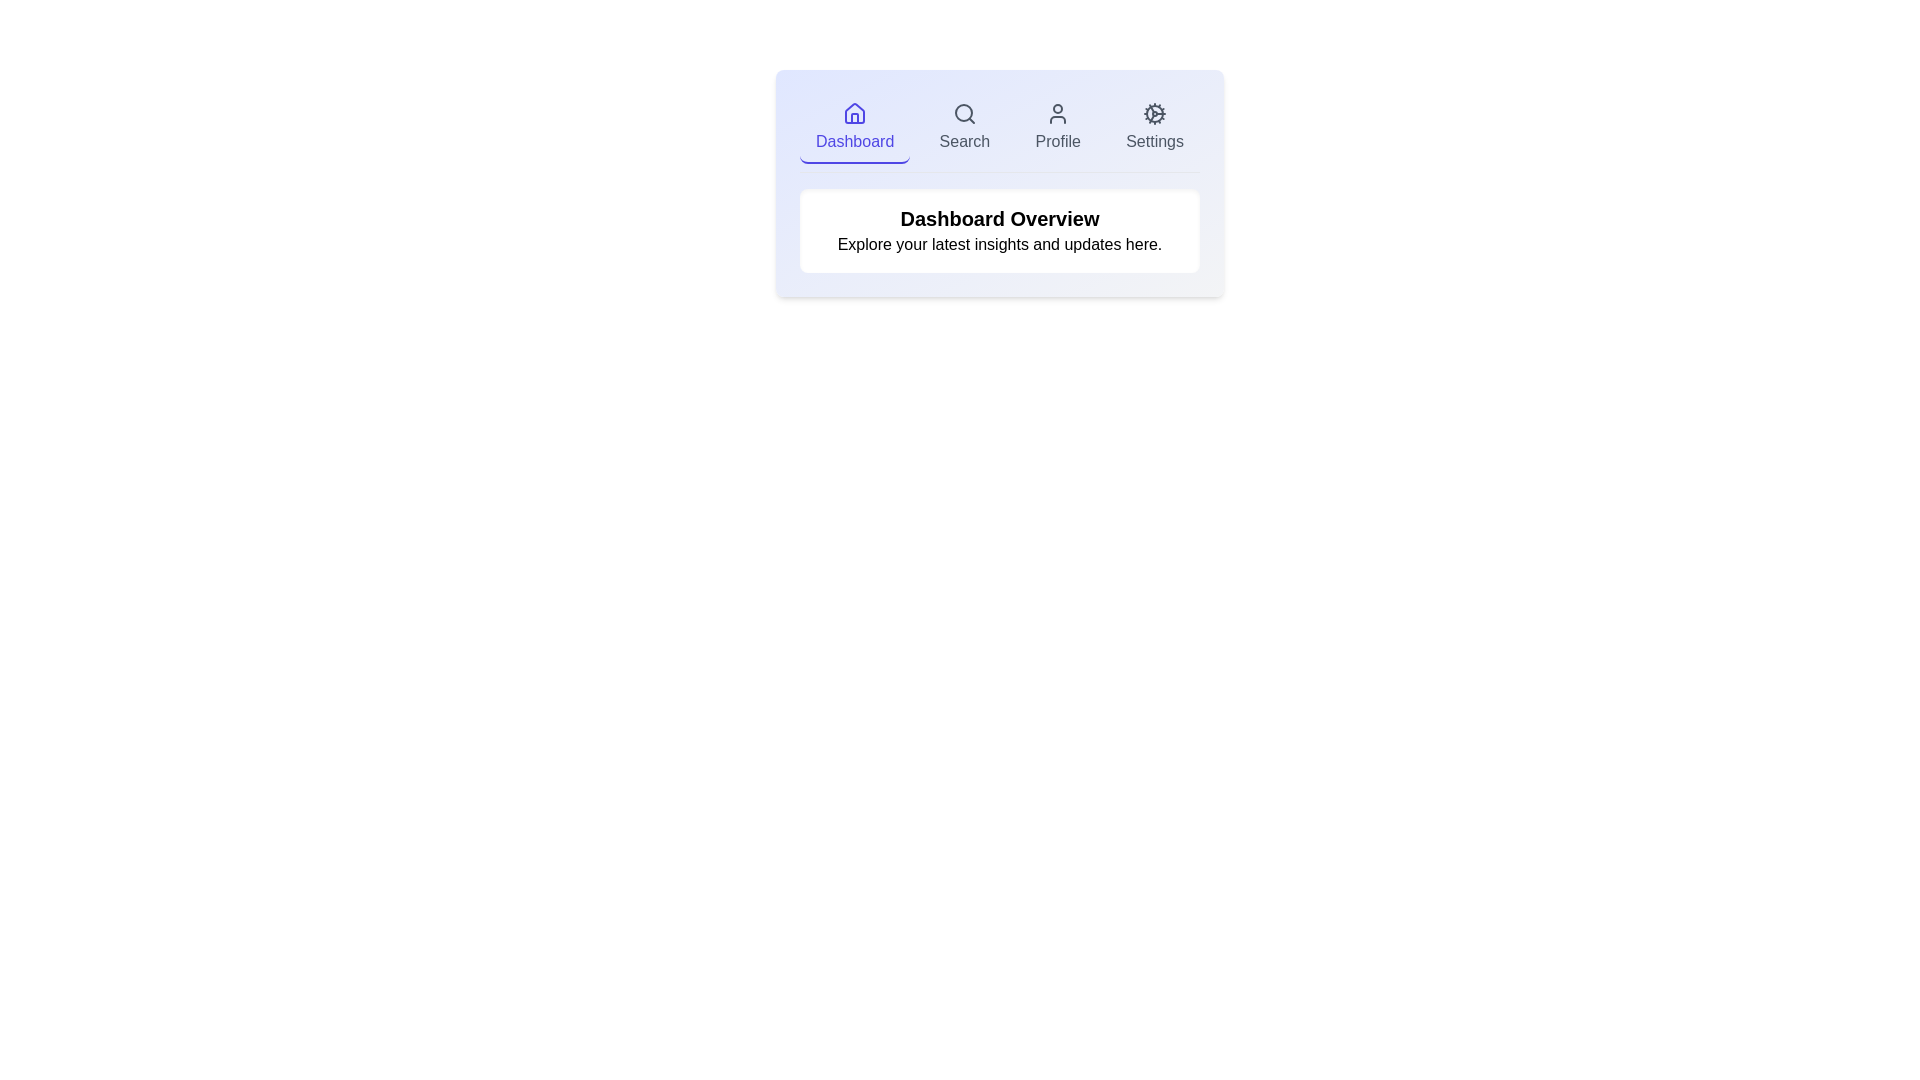 The height and width of the screenshot is (1080, 1920). Describe the element at coordinates (999, 230) in the screenshot. I see `text contained in the Text block with a header titled 'Dashboard Overview' and the description 'Explore your latest insights and updates here.' positioned near the top-center of the interface` at that location.